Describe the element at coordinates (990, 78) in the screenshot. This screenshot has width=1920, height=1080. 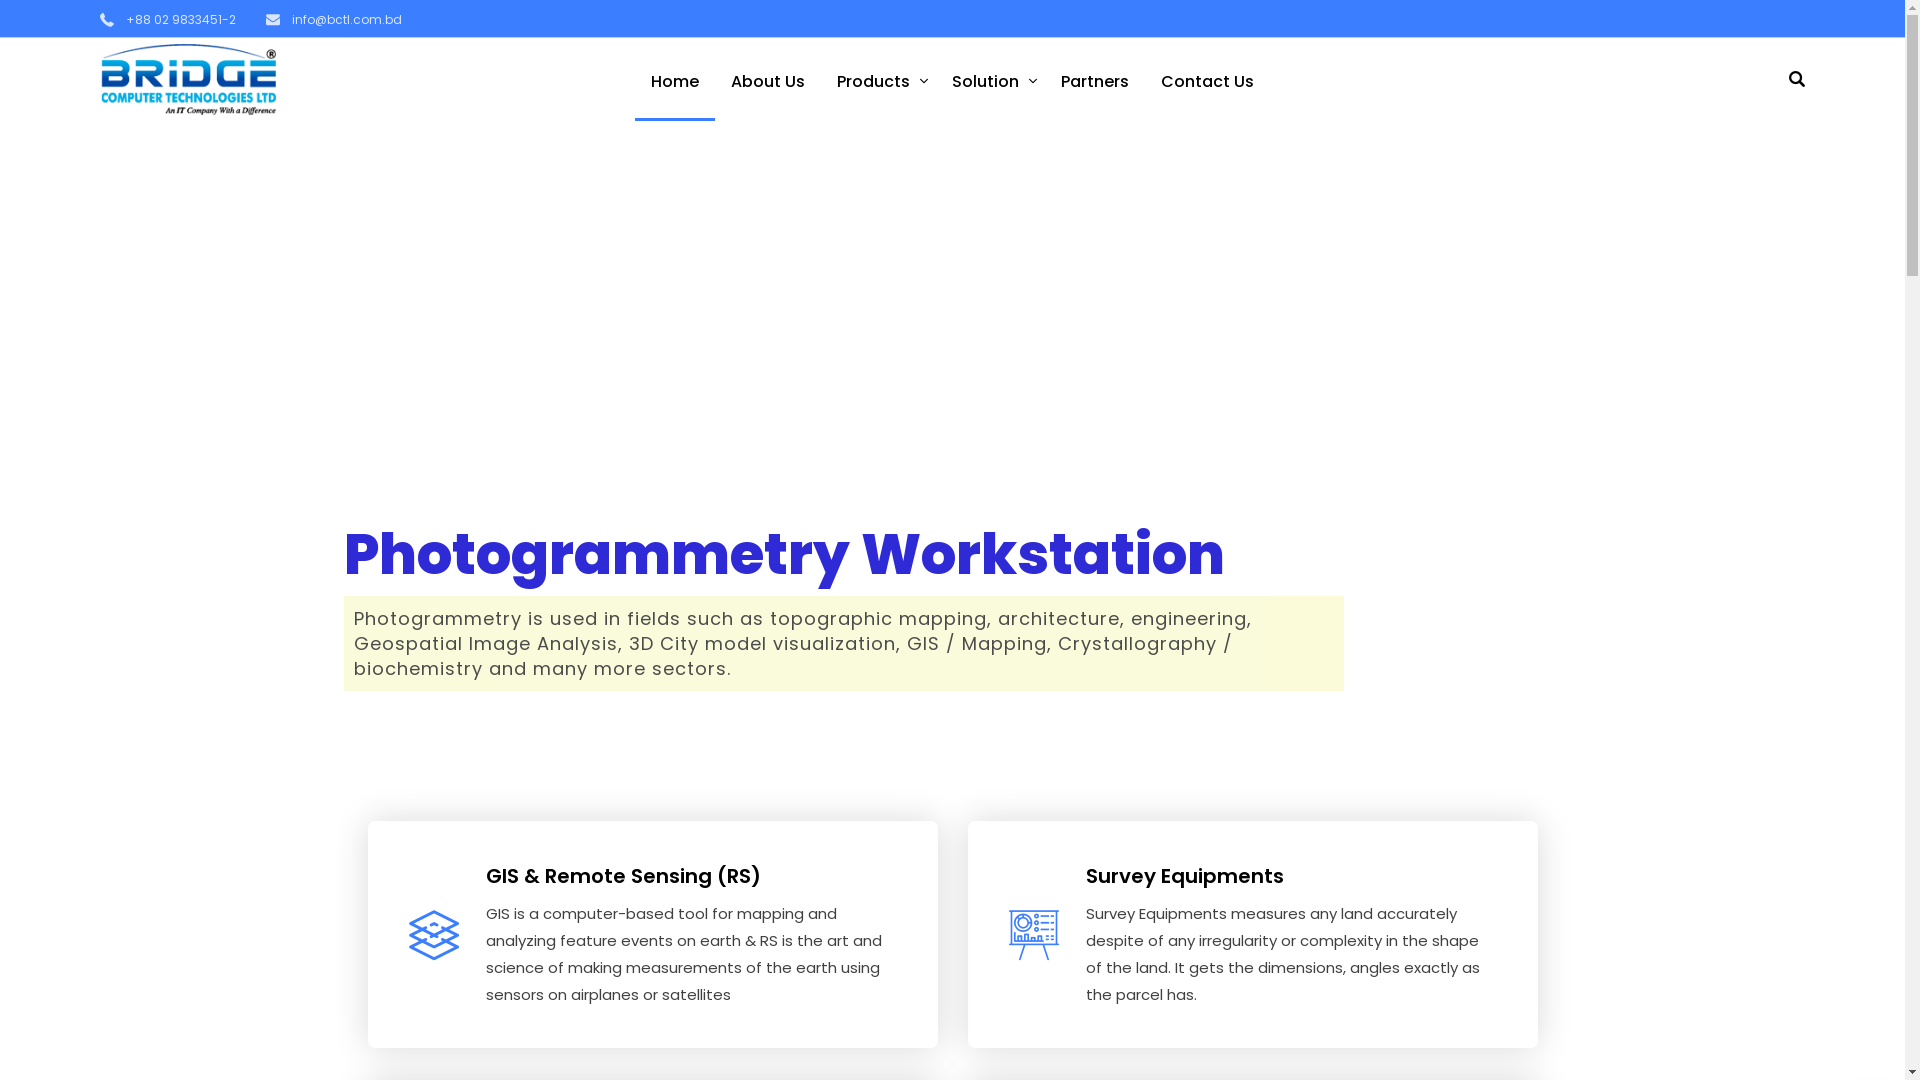
I see `'Solution'` at that location.